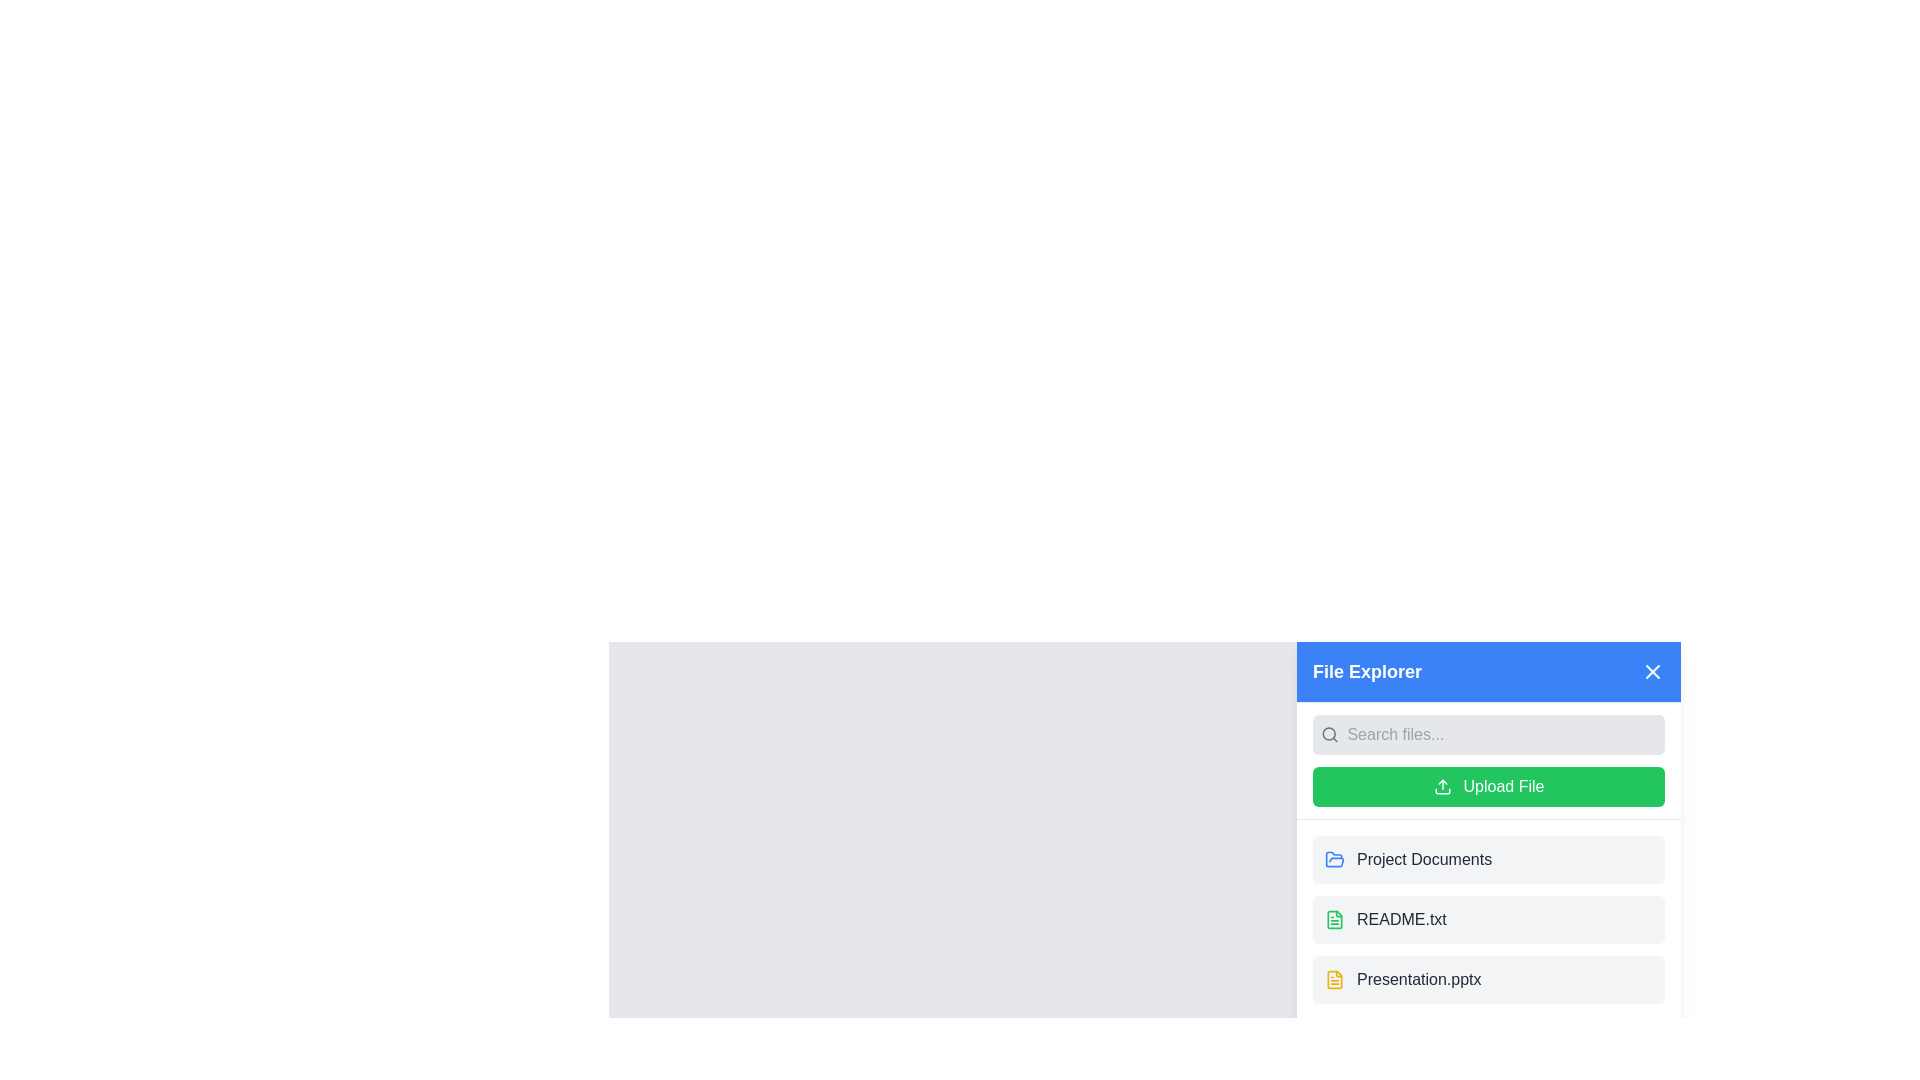 This screenshot has height=1080, width=1920. Describe the element at coordinates (1488, 859) in the screenshot. I see `on the 'Project Documents' button in the 'File Explorer' sidebar` at that location.